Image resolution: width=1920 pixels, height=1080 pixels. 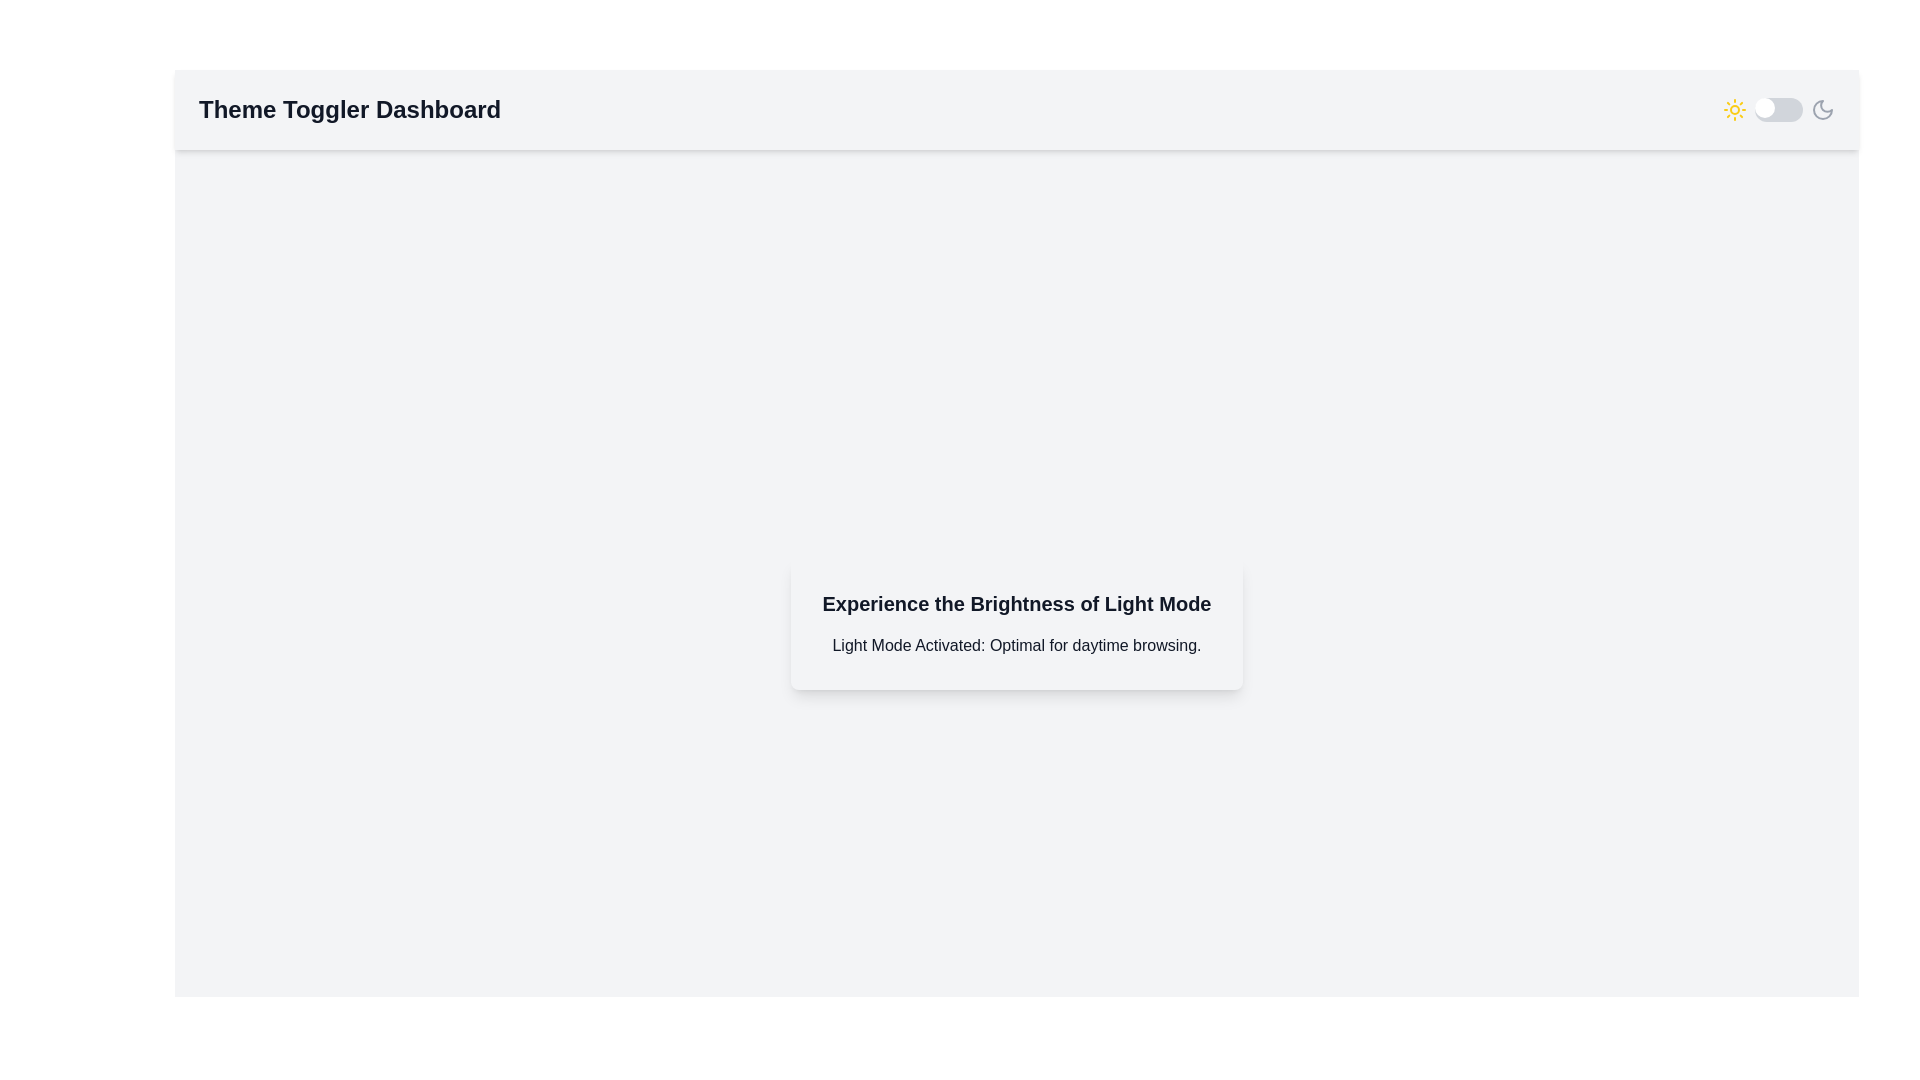 What do you see at coordinates (1823, 110) in the screenshot?
I see `the gray crescent moon icon, which is part of an SVG component located in the top-right corner of the interface, adjacent to a toggle switch and a sun icon` at bounding box center [1823, 110].